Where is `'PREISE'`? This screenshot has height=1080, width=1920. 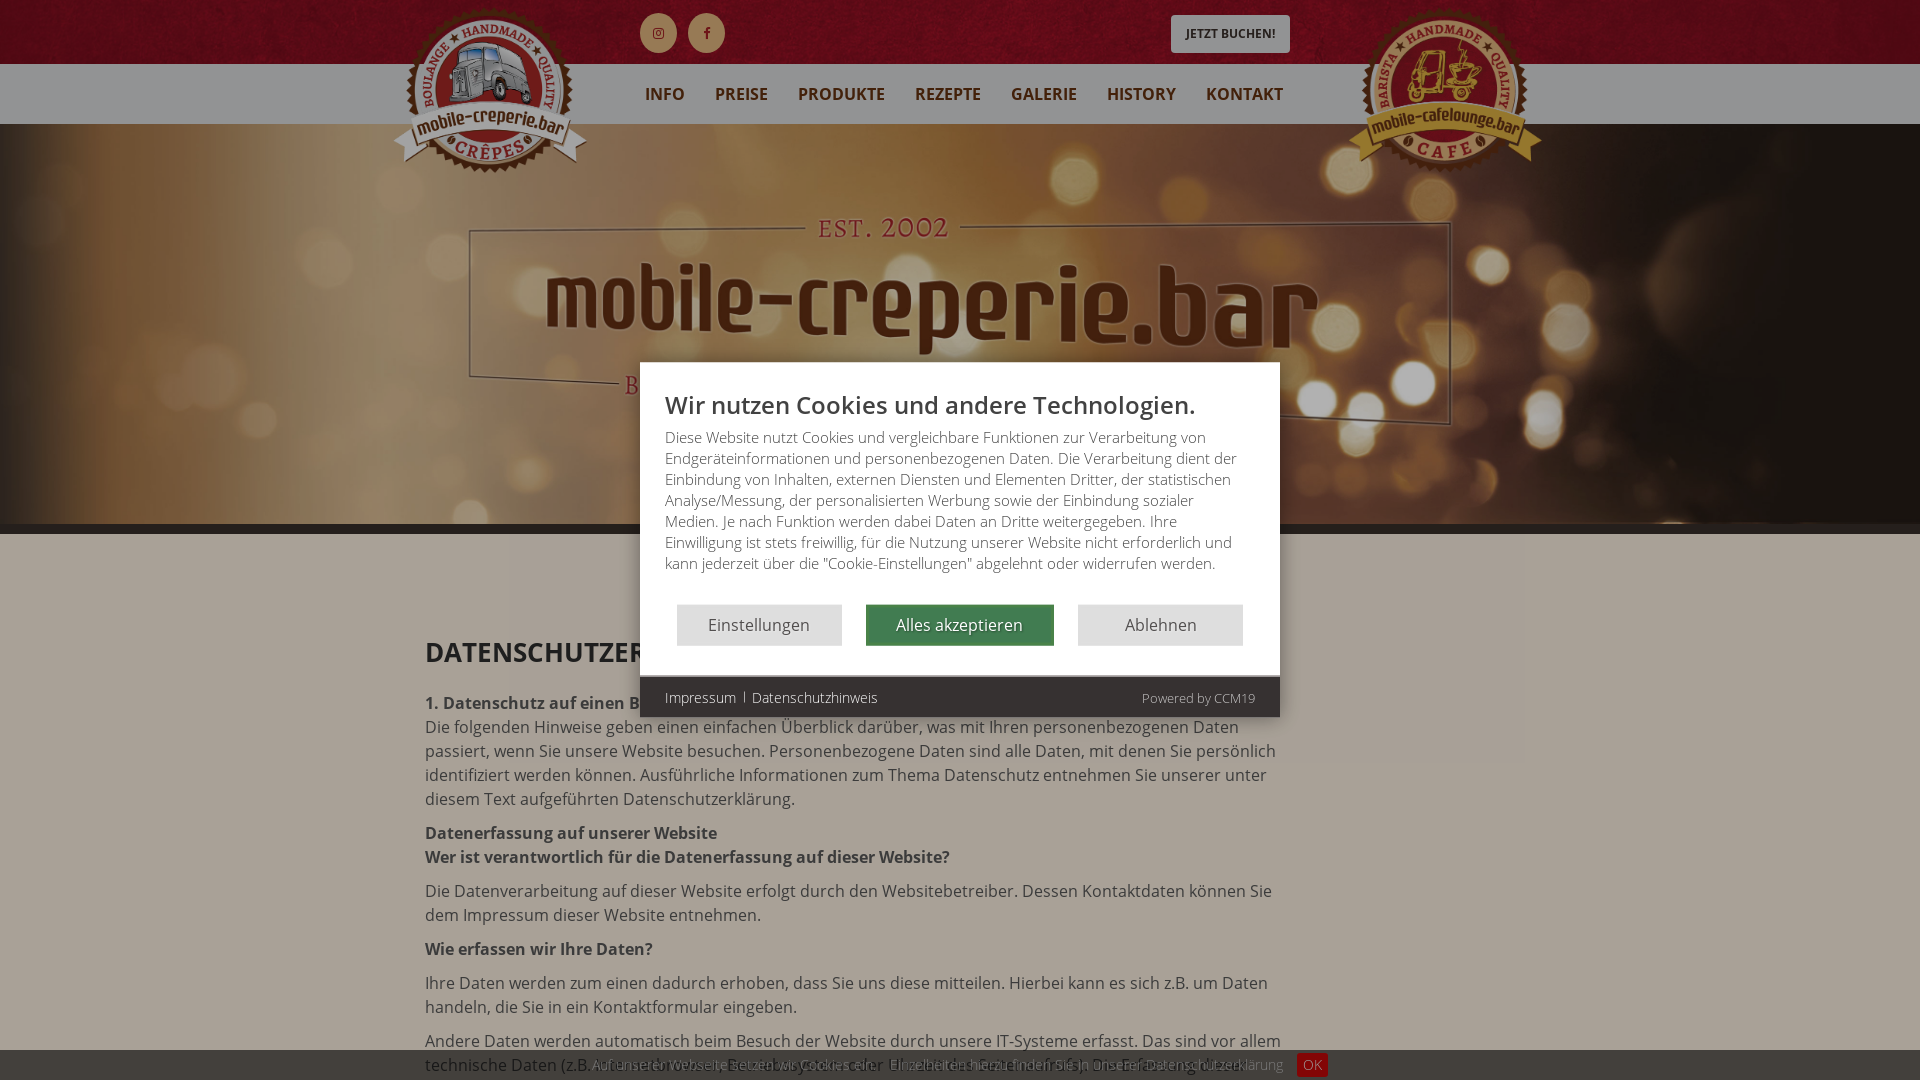
'PREISE' is located at coordinates (740, 93).